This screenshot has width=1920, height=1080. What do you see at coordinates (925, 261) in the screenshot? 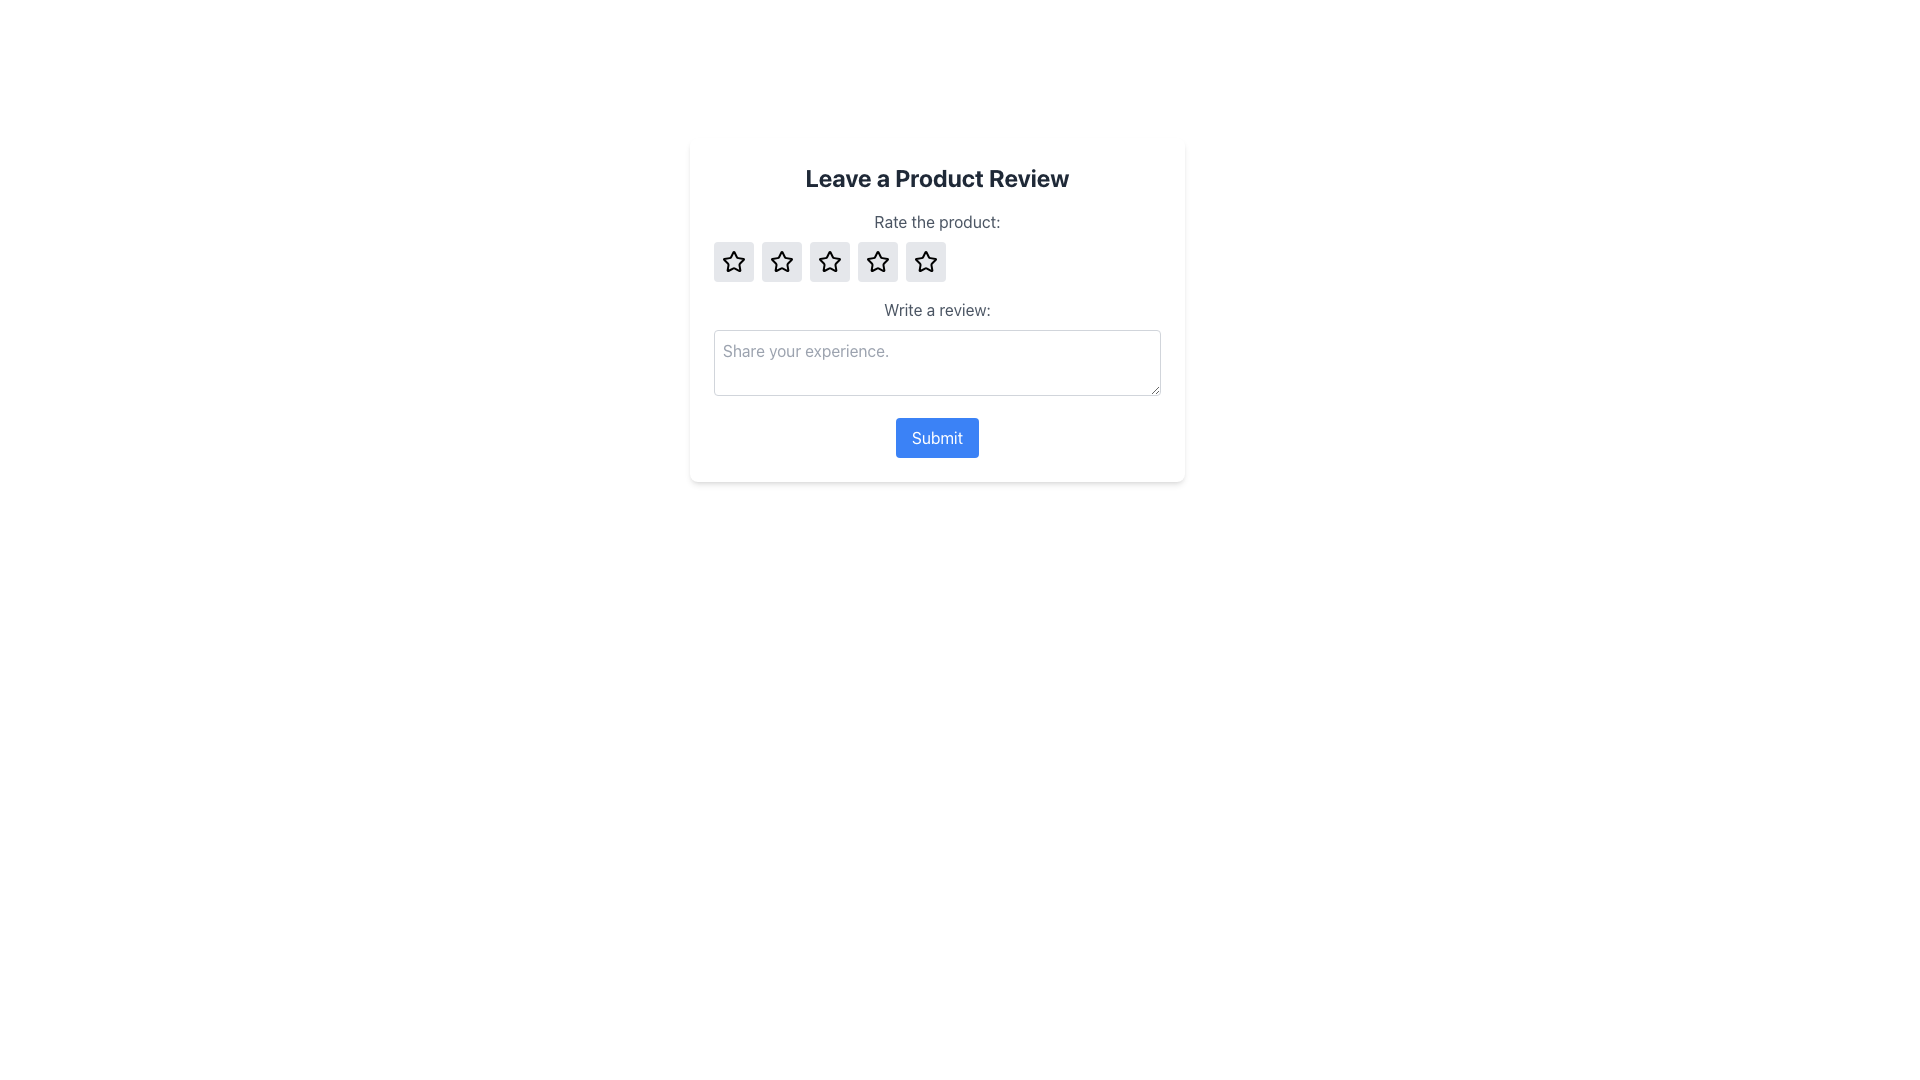
I see `the fourth star icon in the rating system, which is styled with a slight gray color and represents an unselected state, located beneath the 'Rate the product' text in the 'Leave a Product Review' section` at bounding box center [925, 261].